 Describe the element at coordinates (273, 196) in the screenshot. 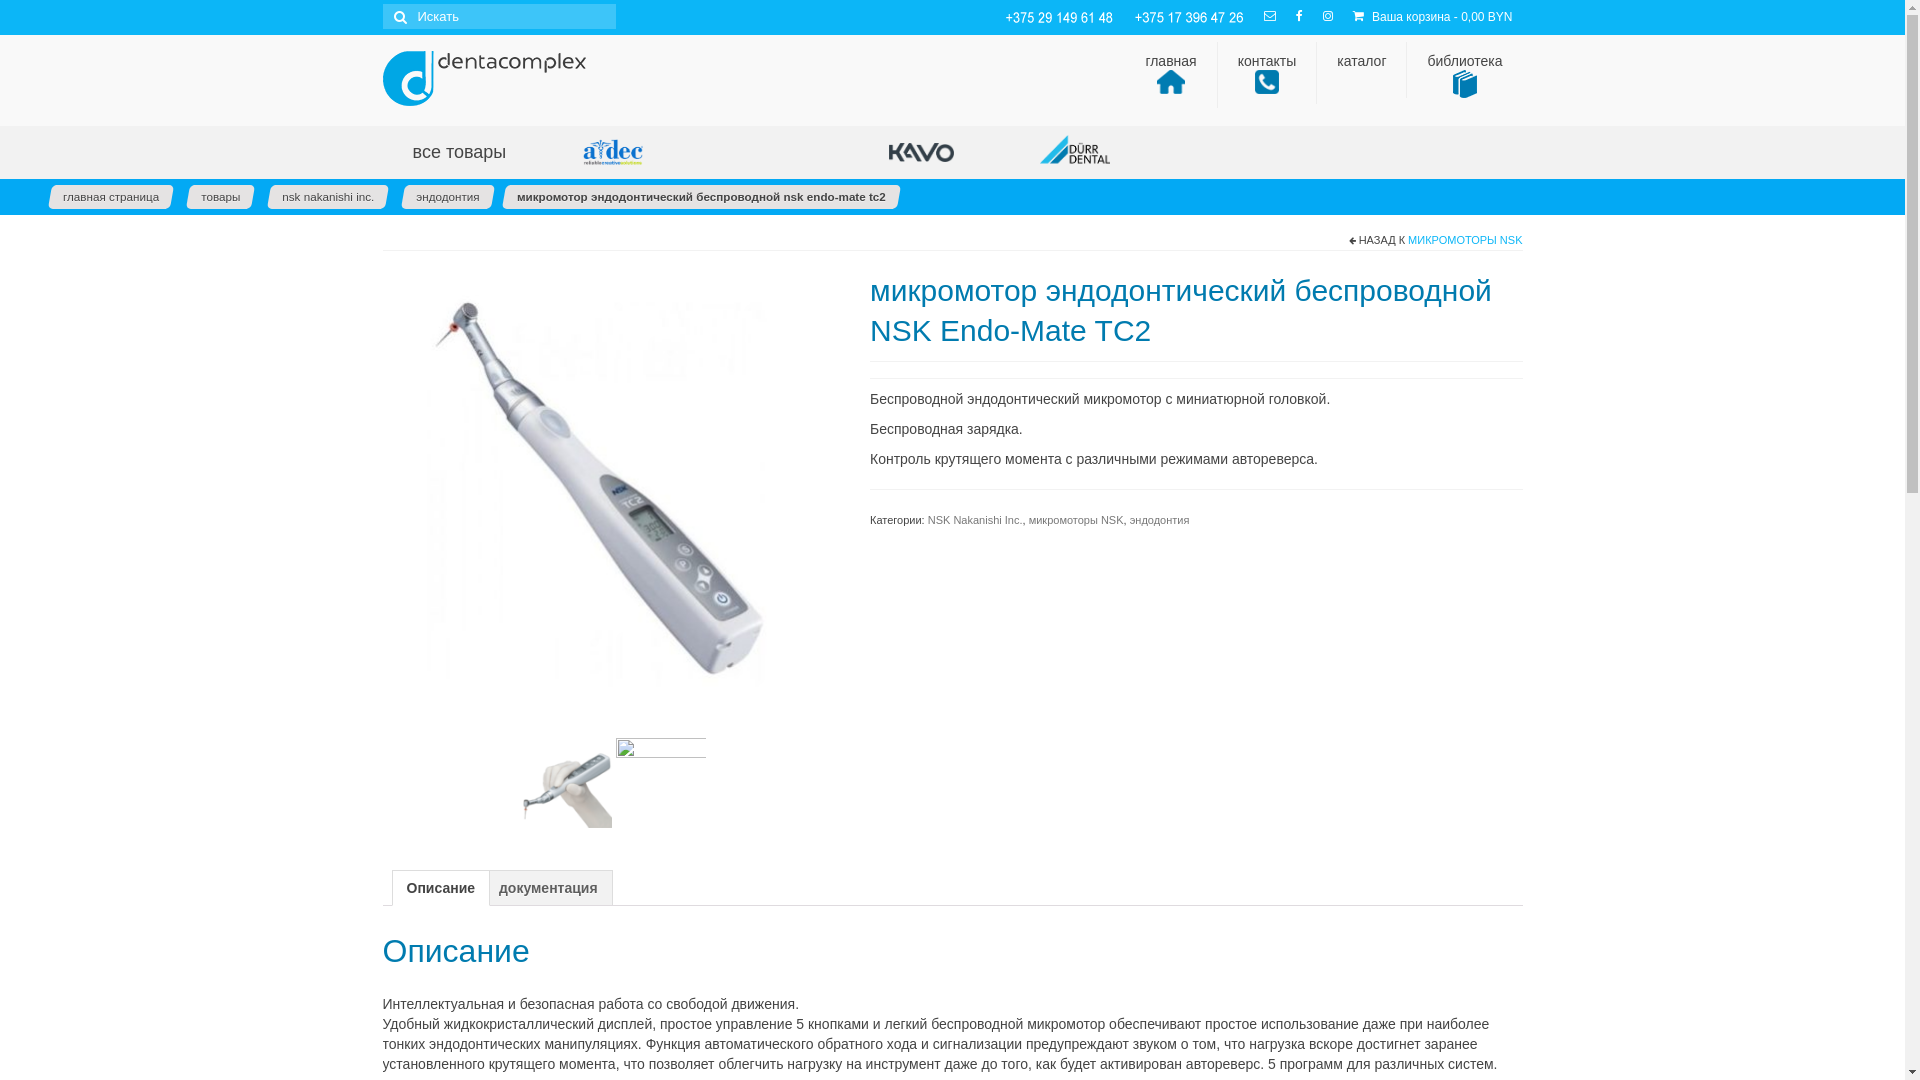

I see `'nsk nakanishi inc.'` at that location.